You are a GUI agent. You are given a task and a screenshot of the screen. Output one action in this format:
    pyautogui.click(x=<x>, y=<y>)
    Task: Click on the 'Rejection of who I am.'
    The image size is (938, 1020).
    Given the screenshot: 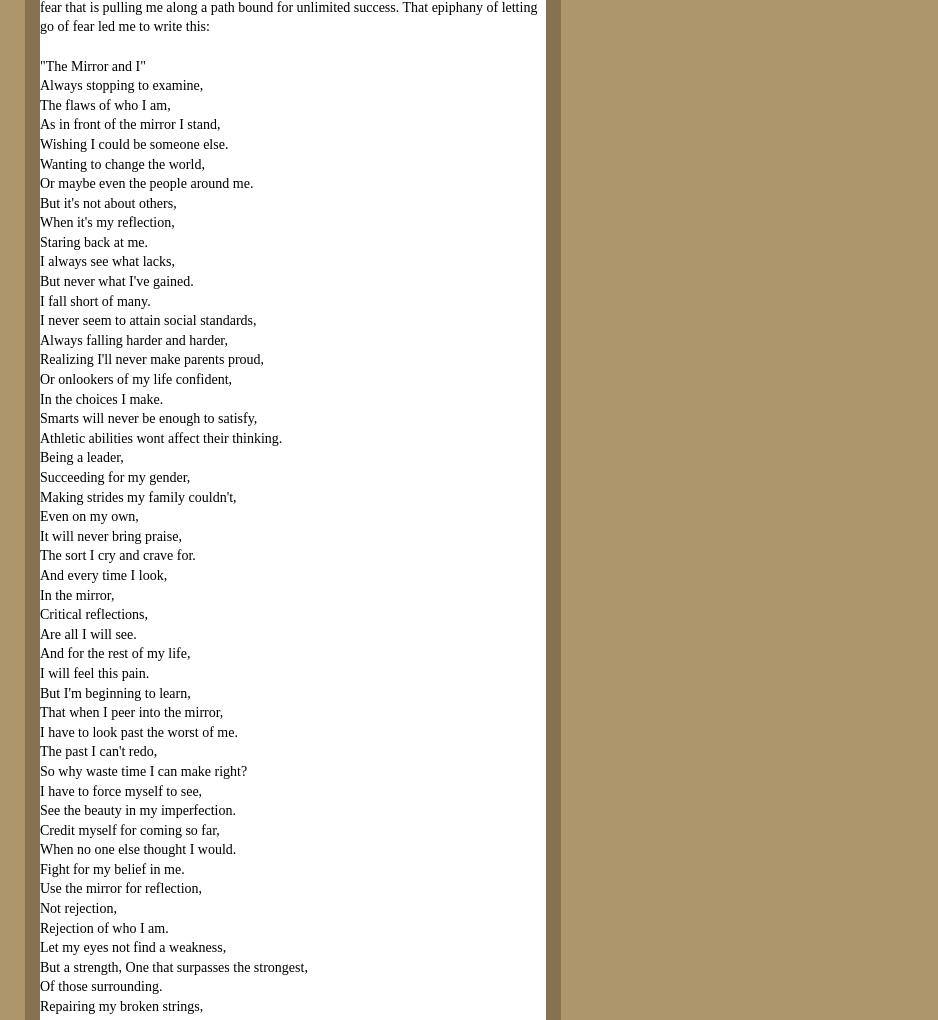 What is the action you would take?
    pyautogui.click(x=103, y=927)
    